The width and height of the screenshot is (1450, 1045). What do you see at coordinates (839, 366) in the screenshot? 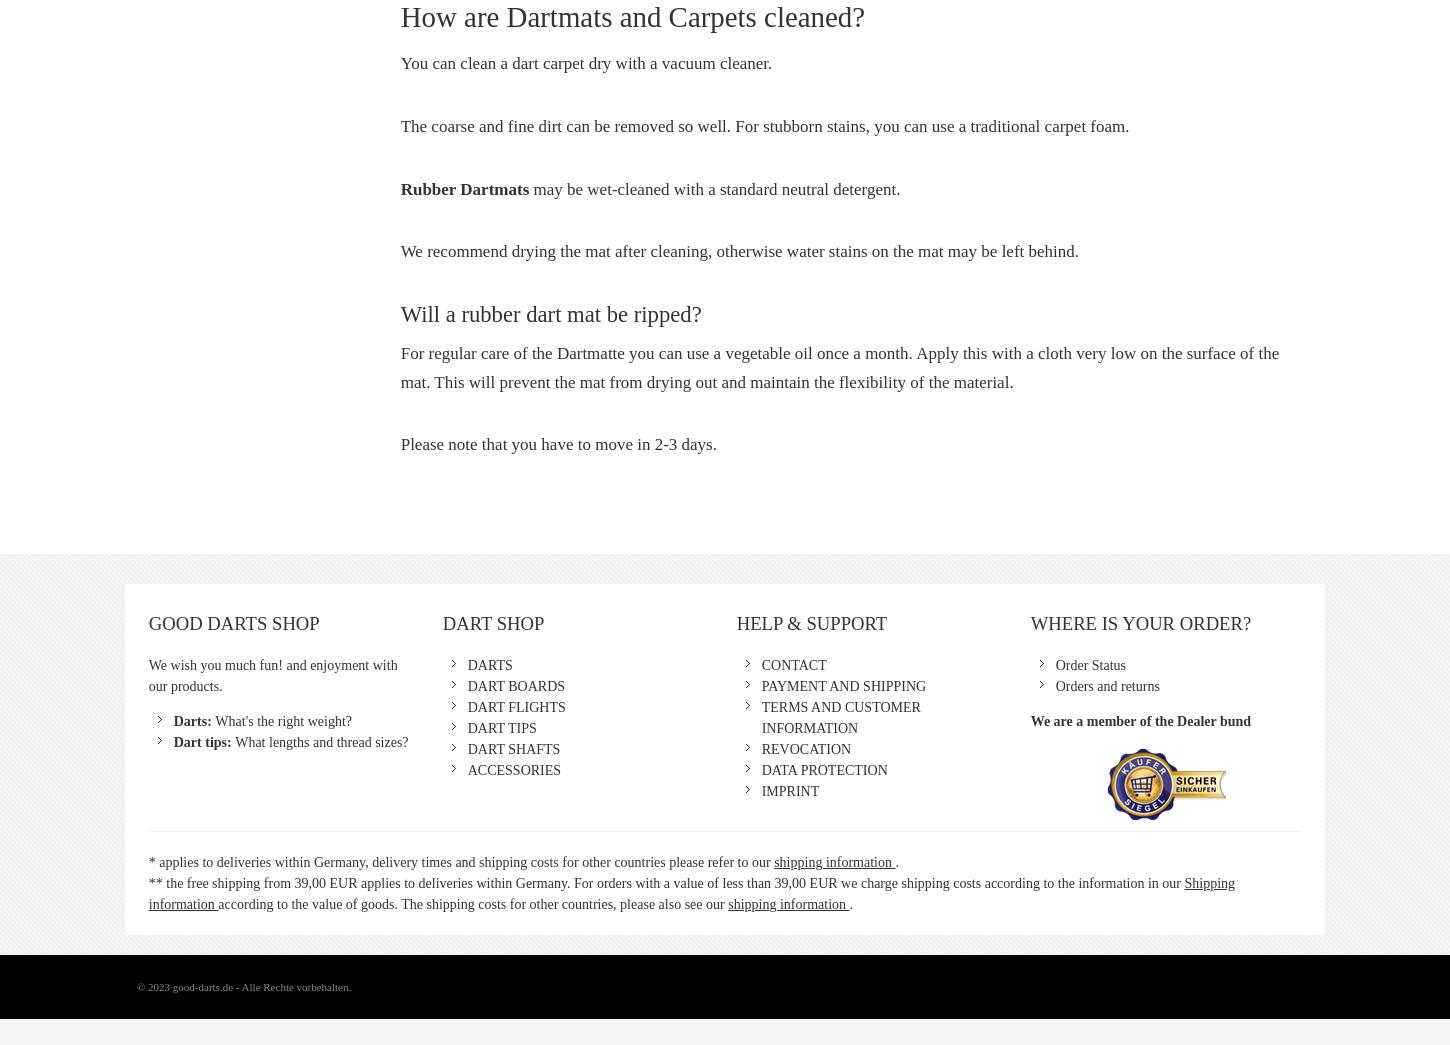
I see `'For regular care of the Dartmatte you can use a vegetable oil once a month. Apply this with a cloth very low on the surface of the mat. This will prevent the mat from drying out and maintain the flexibility of the material.'` at bounding box center [839, 366].